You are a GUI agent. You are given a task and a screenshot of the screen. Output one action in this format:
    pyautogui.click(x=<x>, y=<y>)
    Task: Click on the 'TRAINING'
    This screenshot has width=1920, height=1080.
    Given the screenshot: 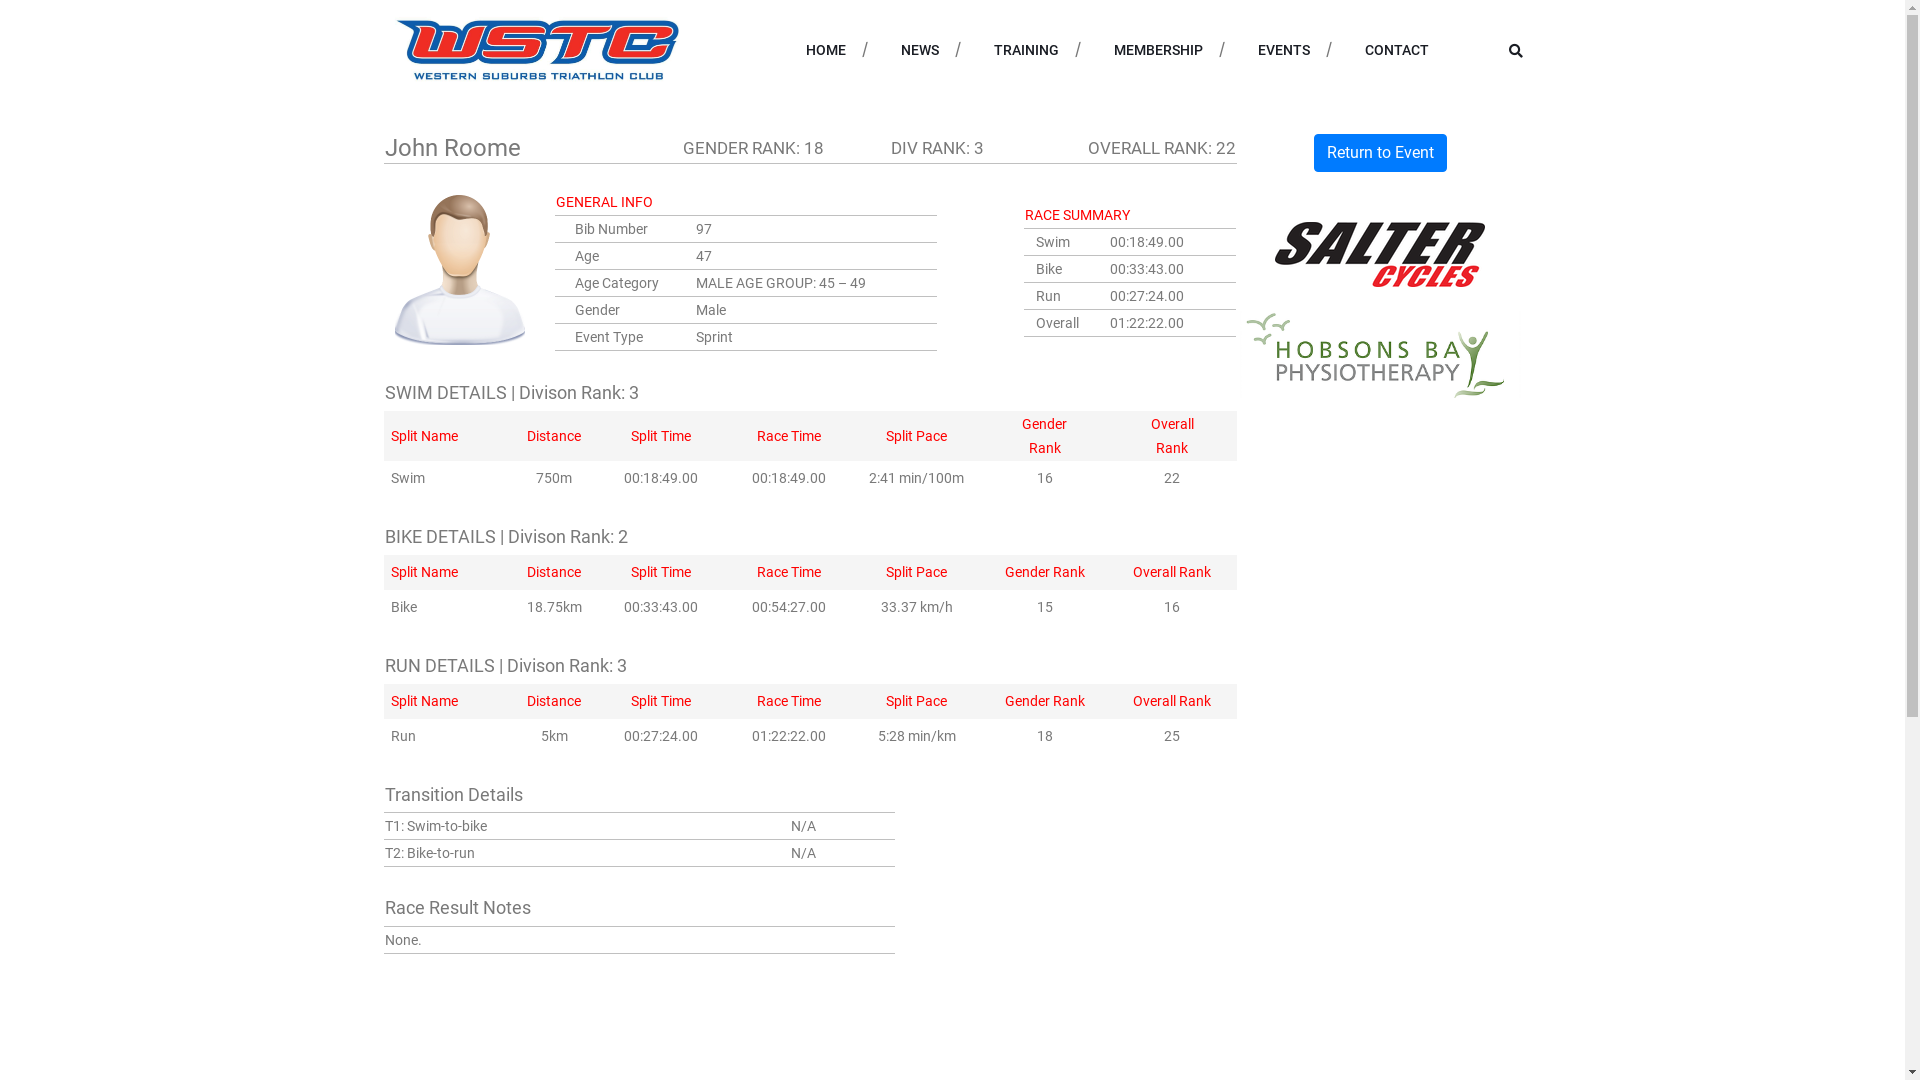 What is the action you would take?
    pyautogui.click(x=993, y=49)
    